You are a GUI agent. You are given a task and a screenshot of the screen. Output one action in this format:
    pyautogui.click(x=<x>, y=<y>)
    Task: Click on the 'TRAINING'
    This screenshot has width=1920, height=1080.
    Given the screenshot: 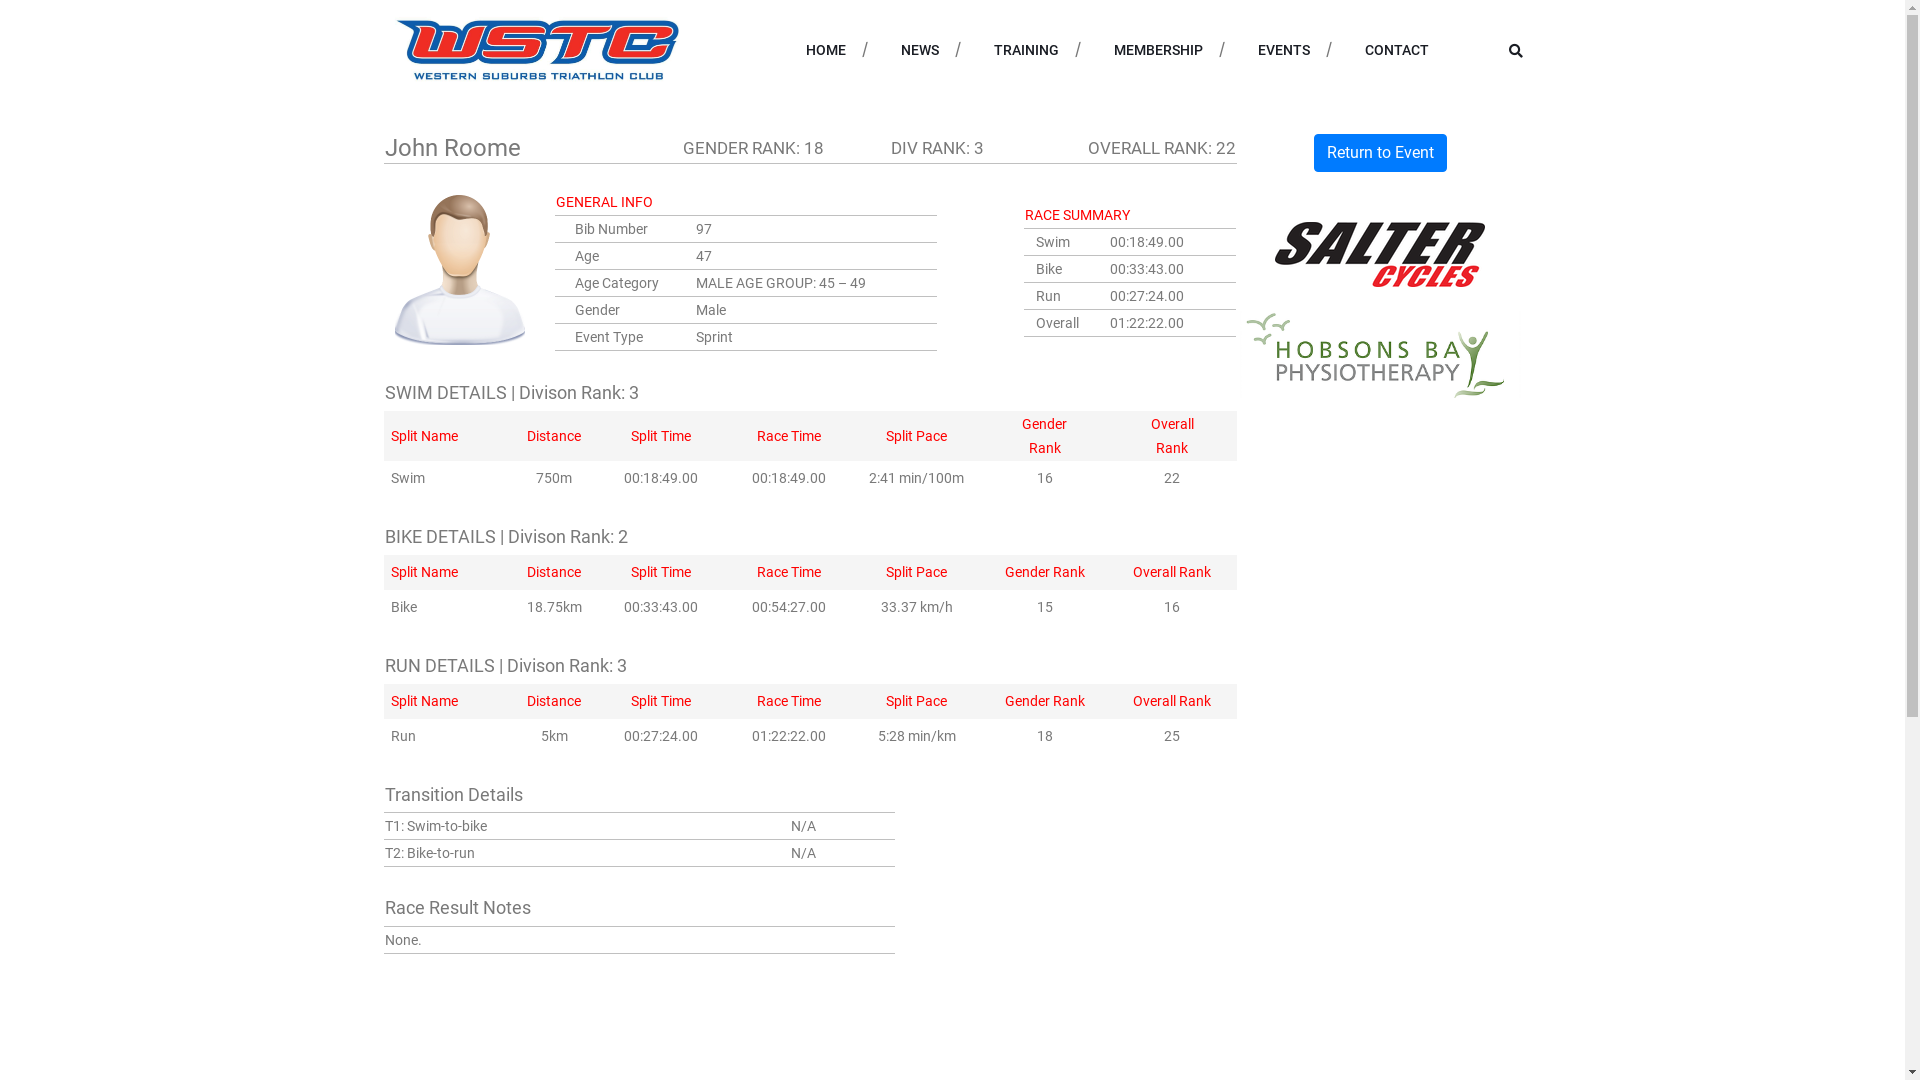 What is the action you would take?
    pyautogui.click(x=993, y=49)
    